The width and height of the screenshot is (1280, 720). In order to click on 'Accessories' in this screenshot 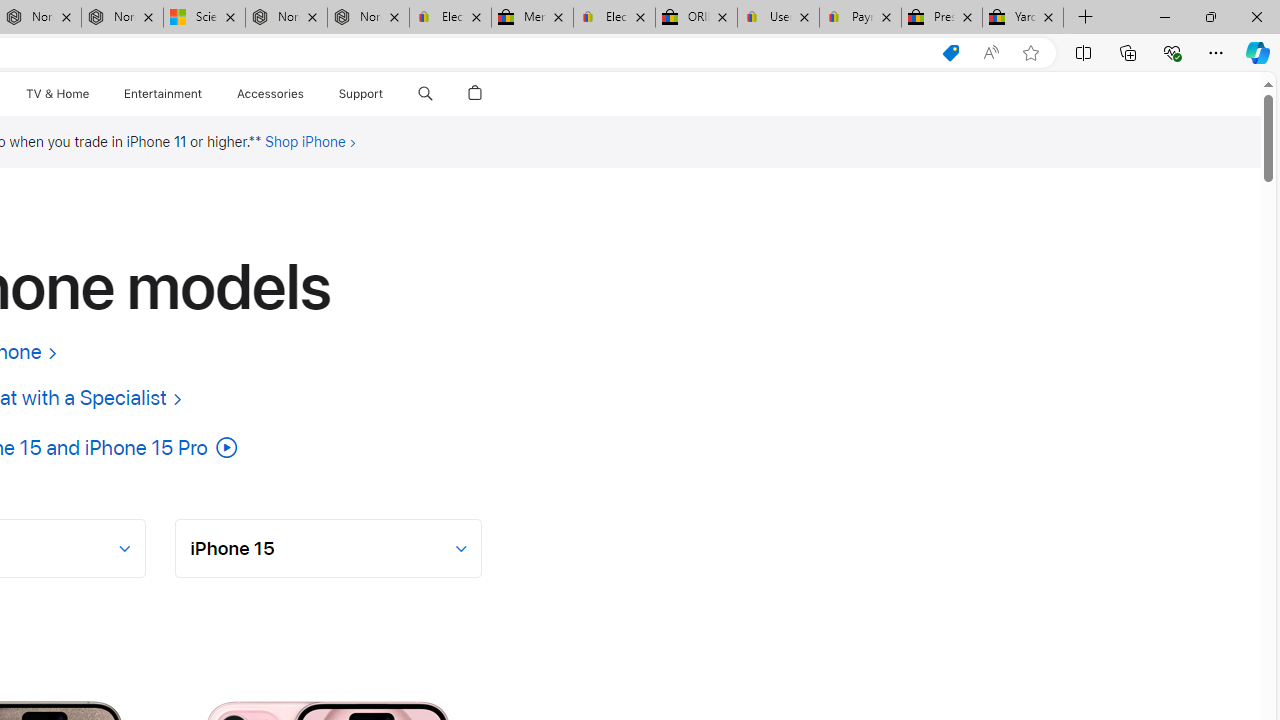, I will do `click(269, 93)`.